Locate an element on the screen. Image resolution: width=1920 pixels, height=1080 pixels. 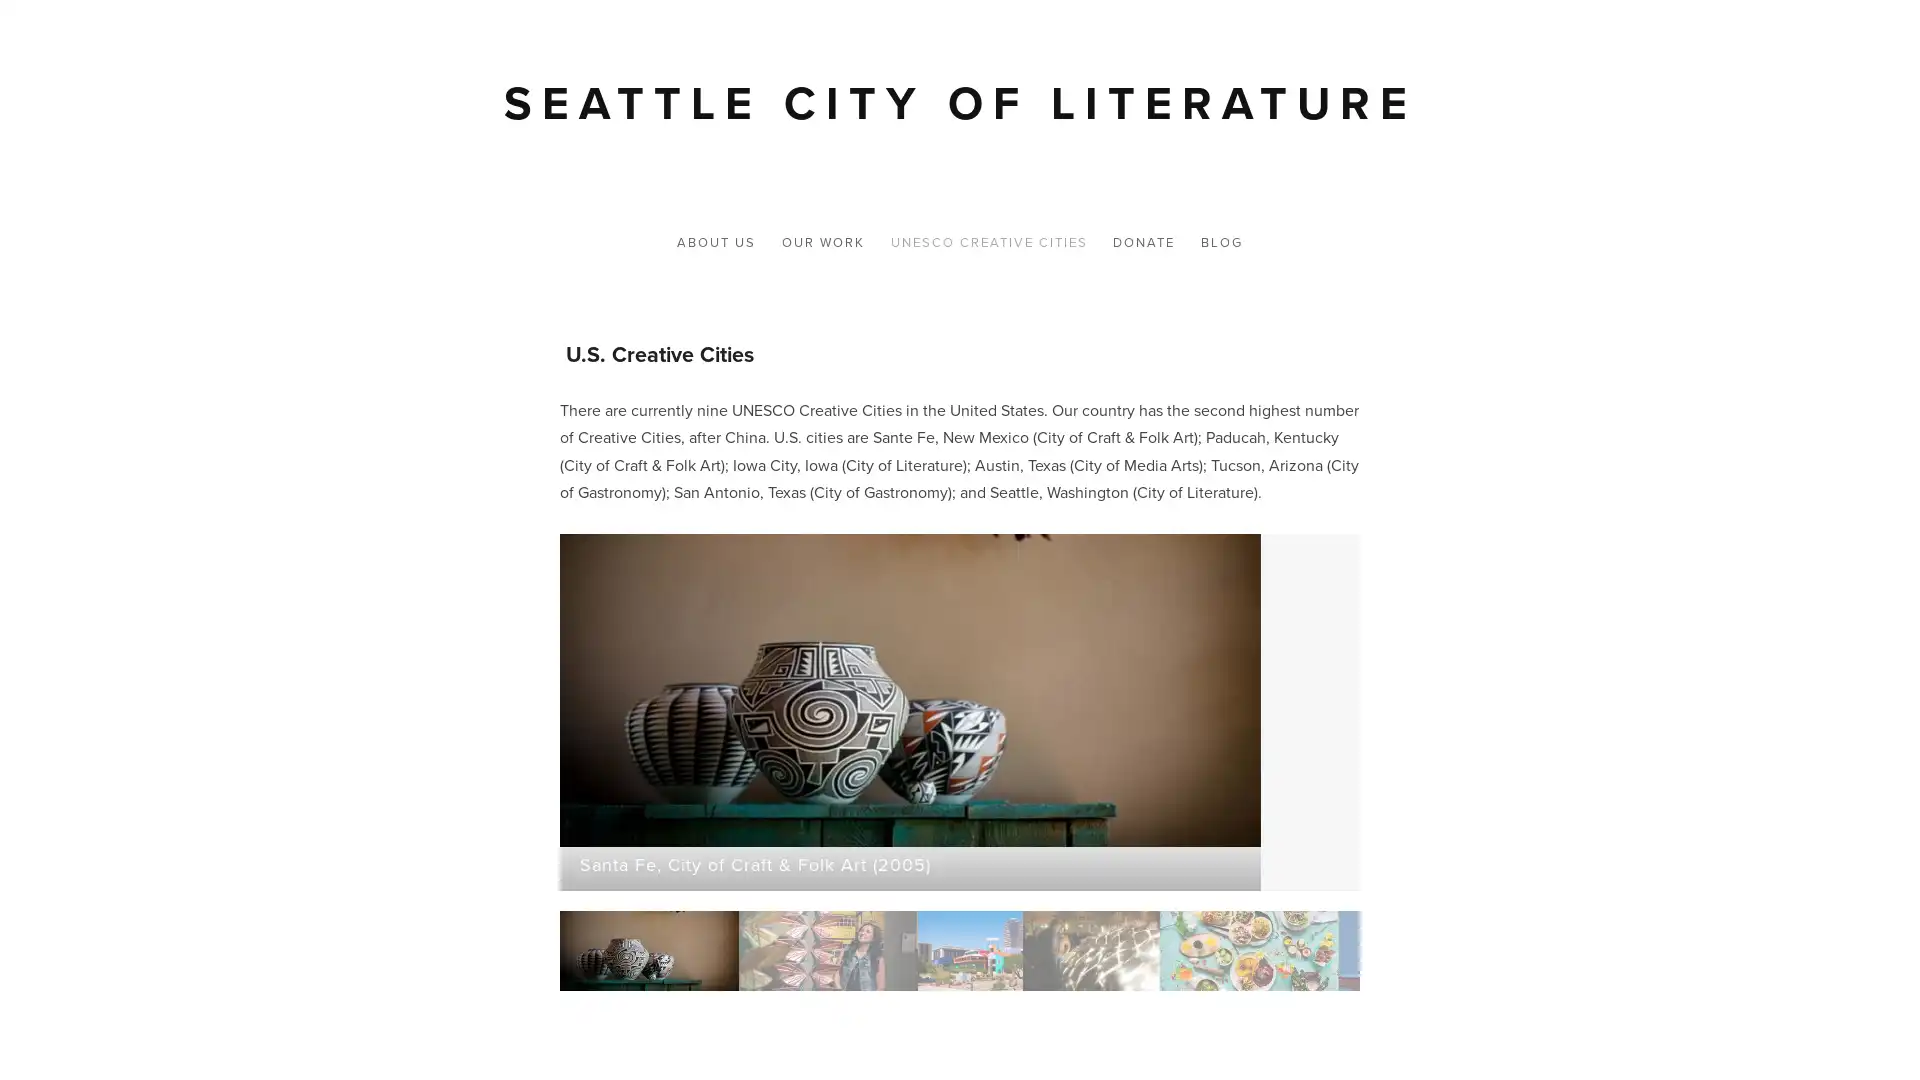
Slide 7 is located at coordinates (1299, 950).